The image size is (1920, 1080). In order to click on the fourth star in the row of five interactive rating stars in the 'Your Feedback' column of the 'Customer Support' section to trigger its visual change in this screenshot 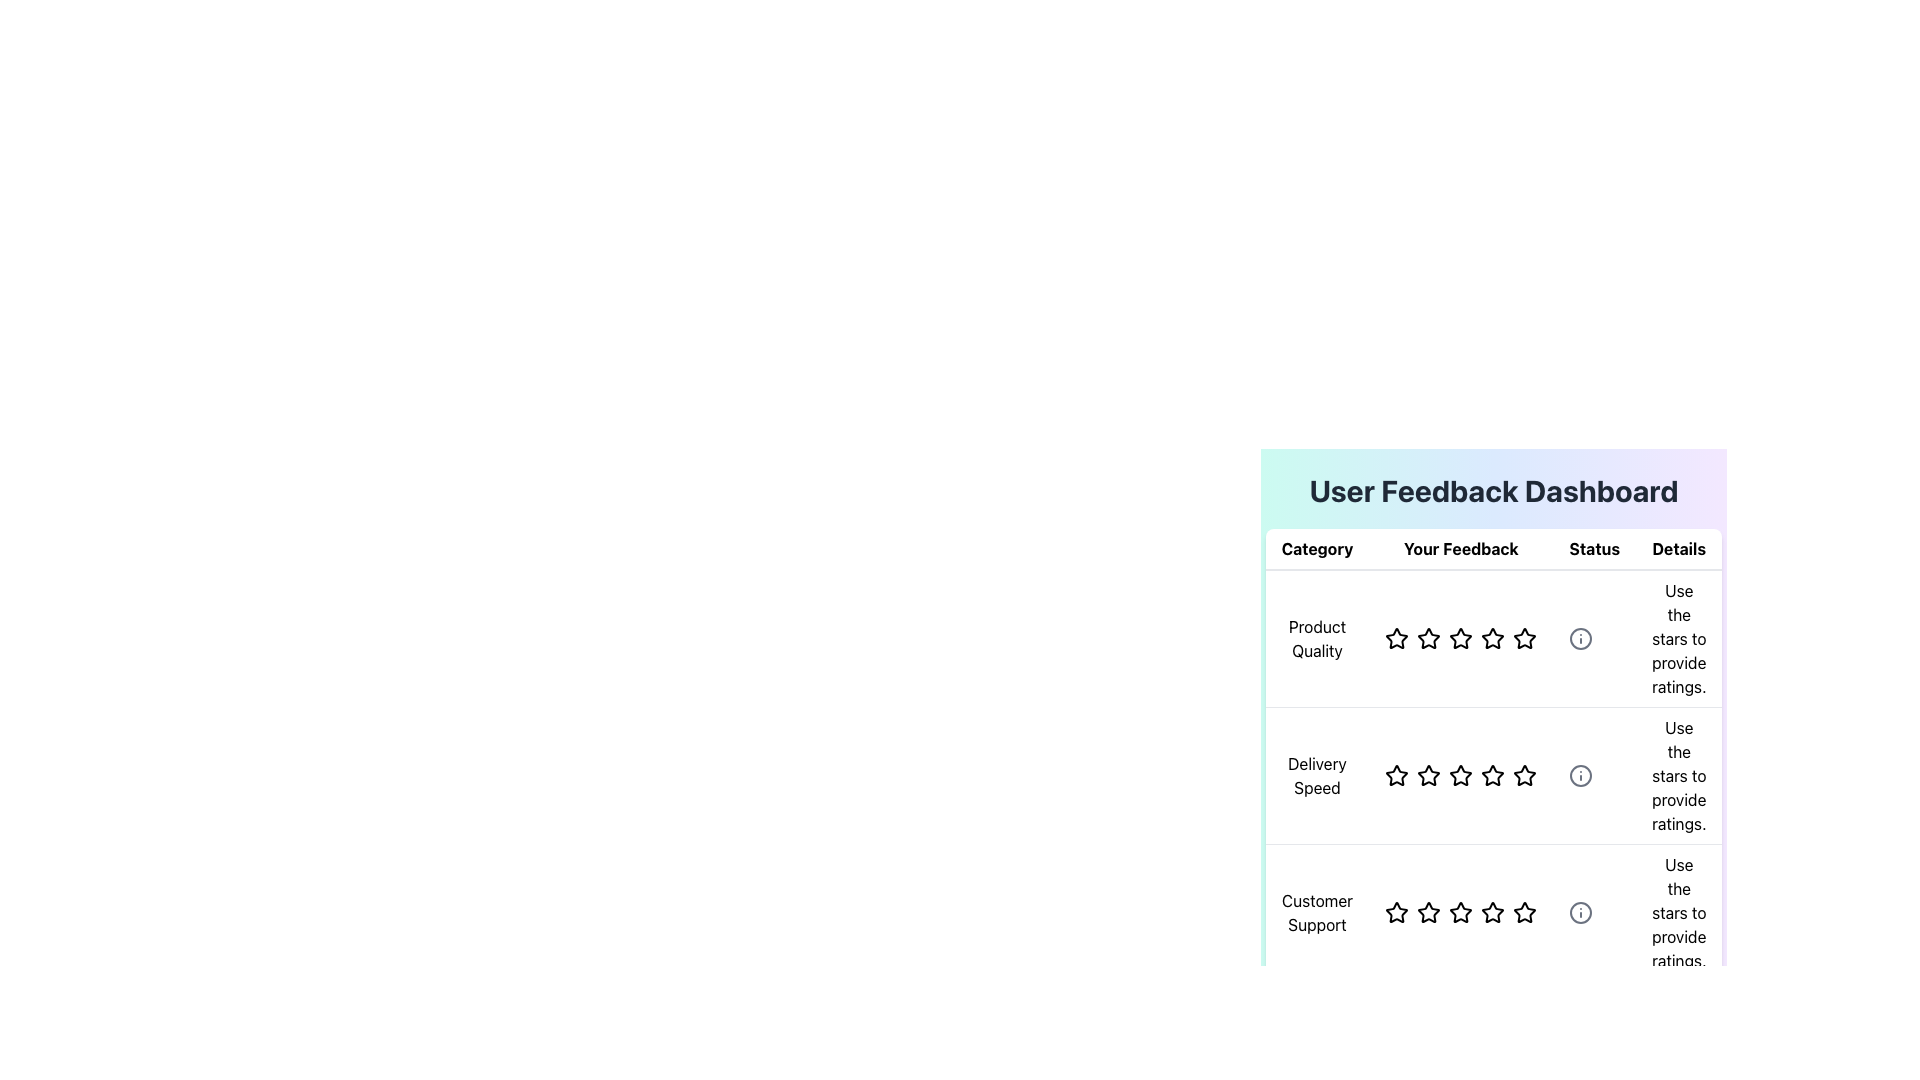, I will do `click(1461, 913)`.